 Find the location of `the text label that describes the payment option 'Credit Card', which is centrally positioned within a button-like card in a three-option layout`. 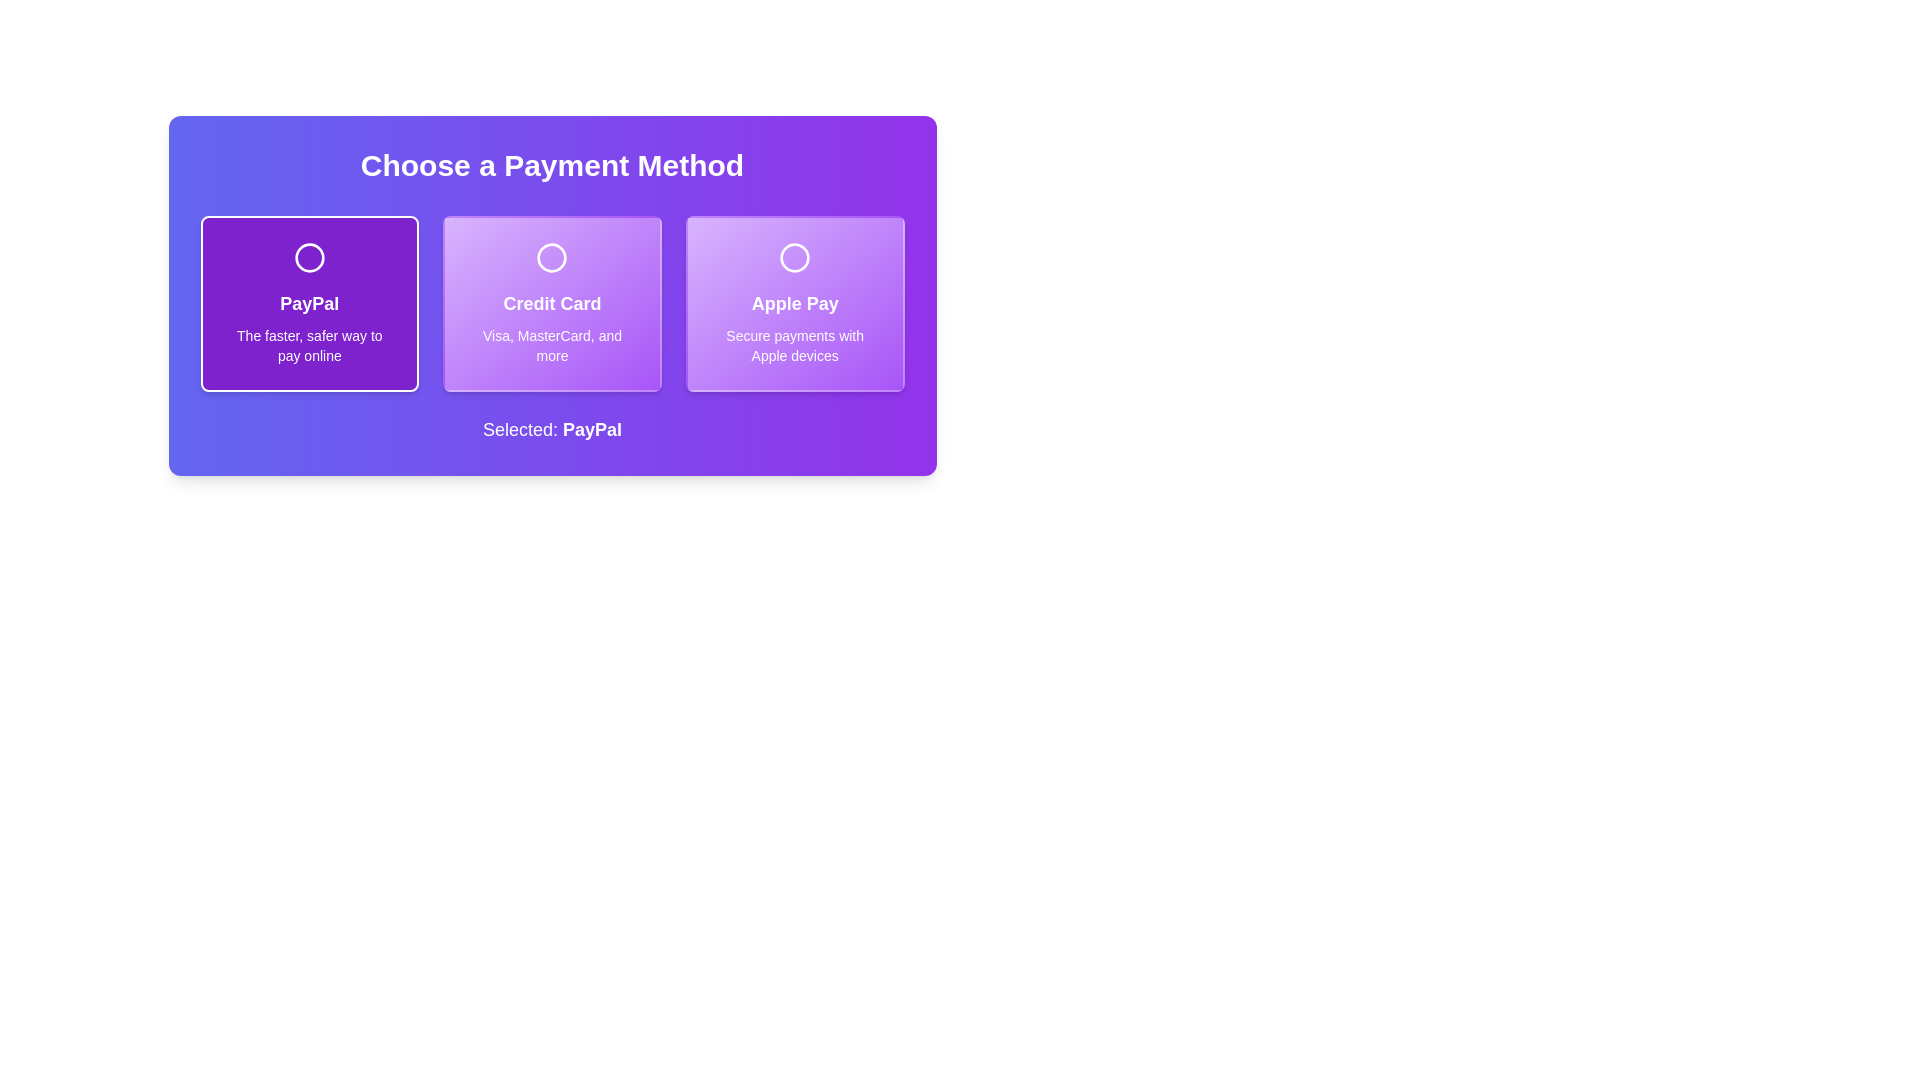

the text label that describes the payment option 'Credit Card', which is centrally positioned within a button-like card in a three-option layout is located at coordinates (552, 304).